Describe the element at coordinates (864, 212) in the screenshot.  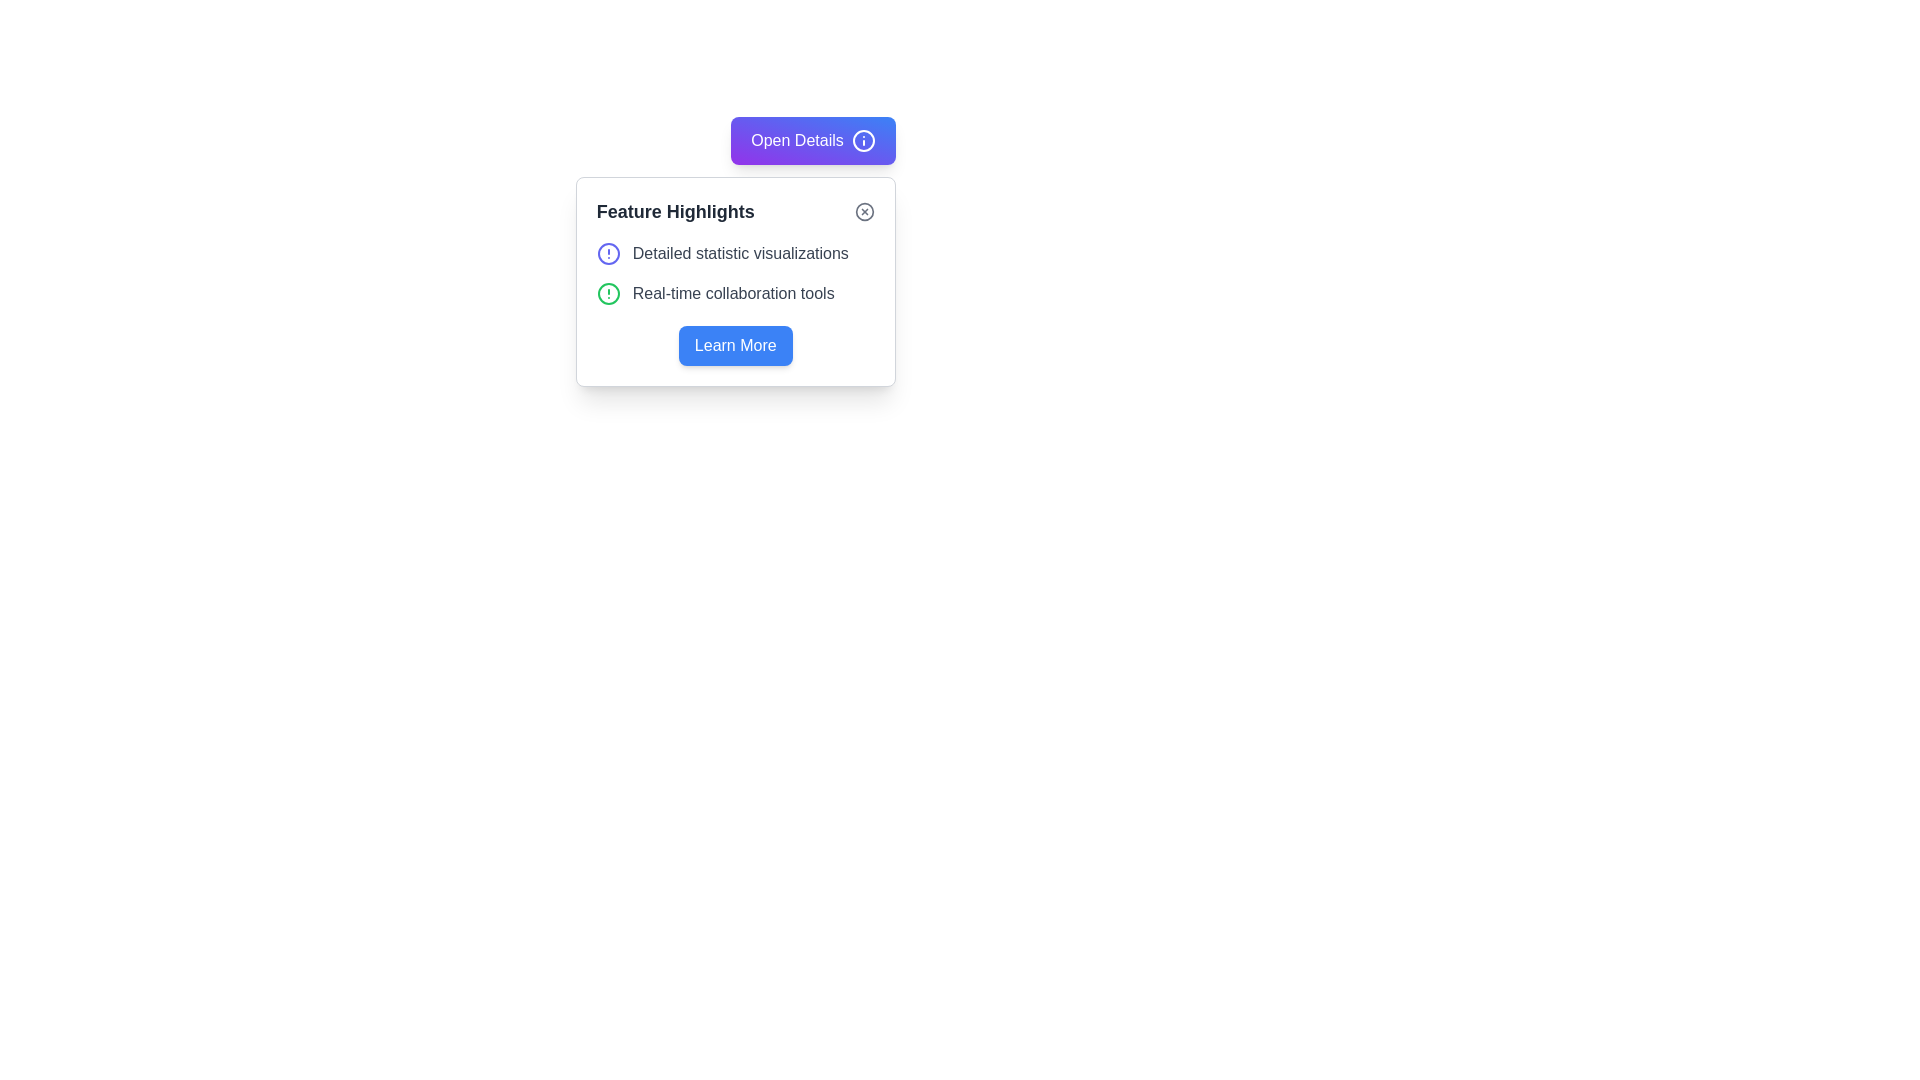
I see `the circular 'X' button next to the 'Feature Highlights' title to change its color to red` at that location.